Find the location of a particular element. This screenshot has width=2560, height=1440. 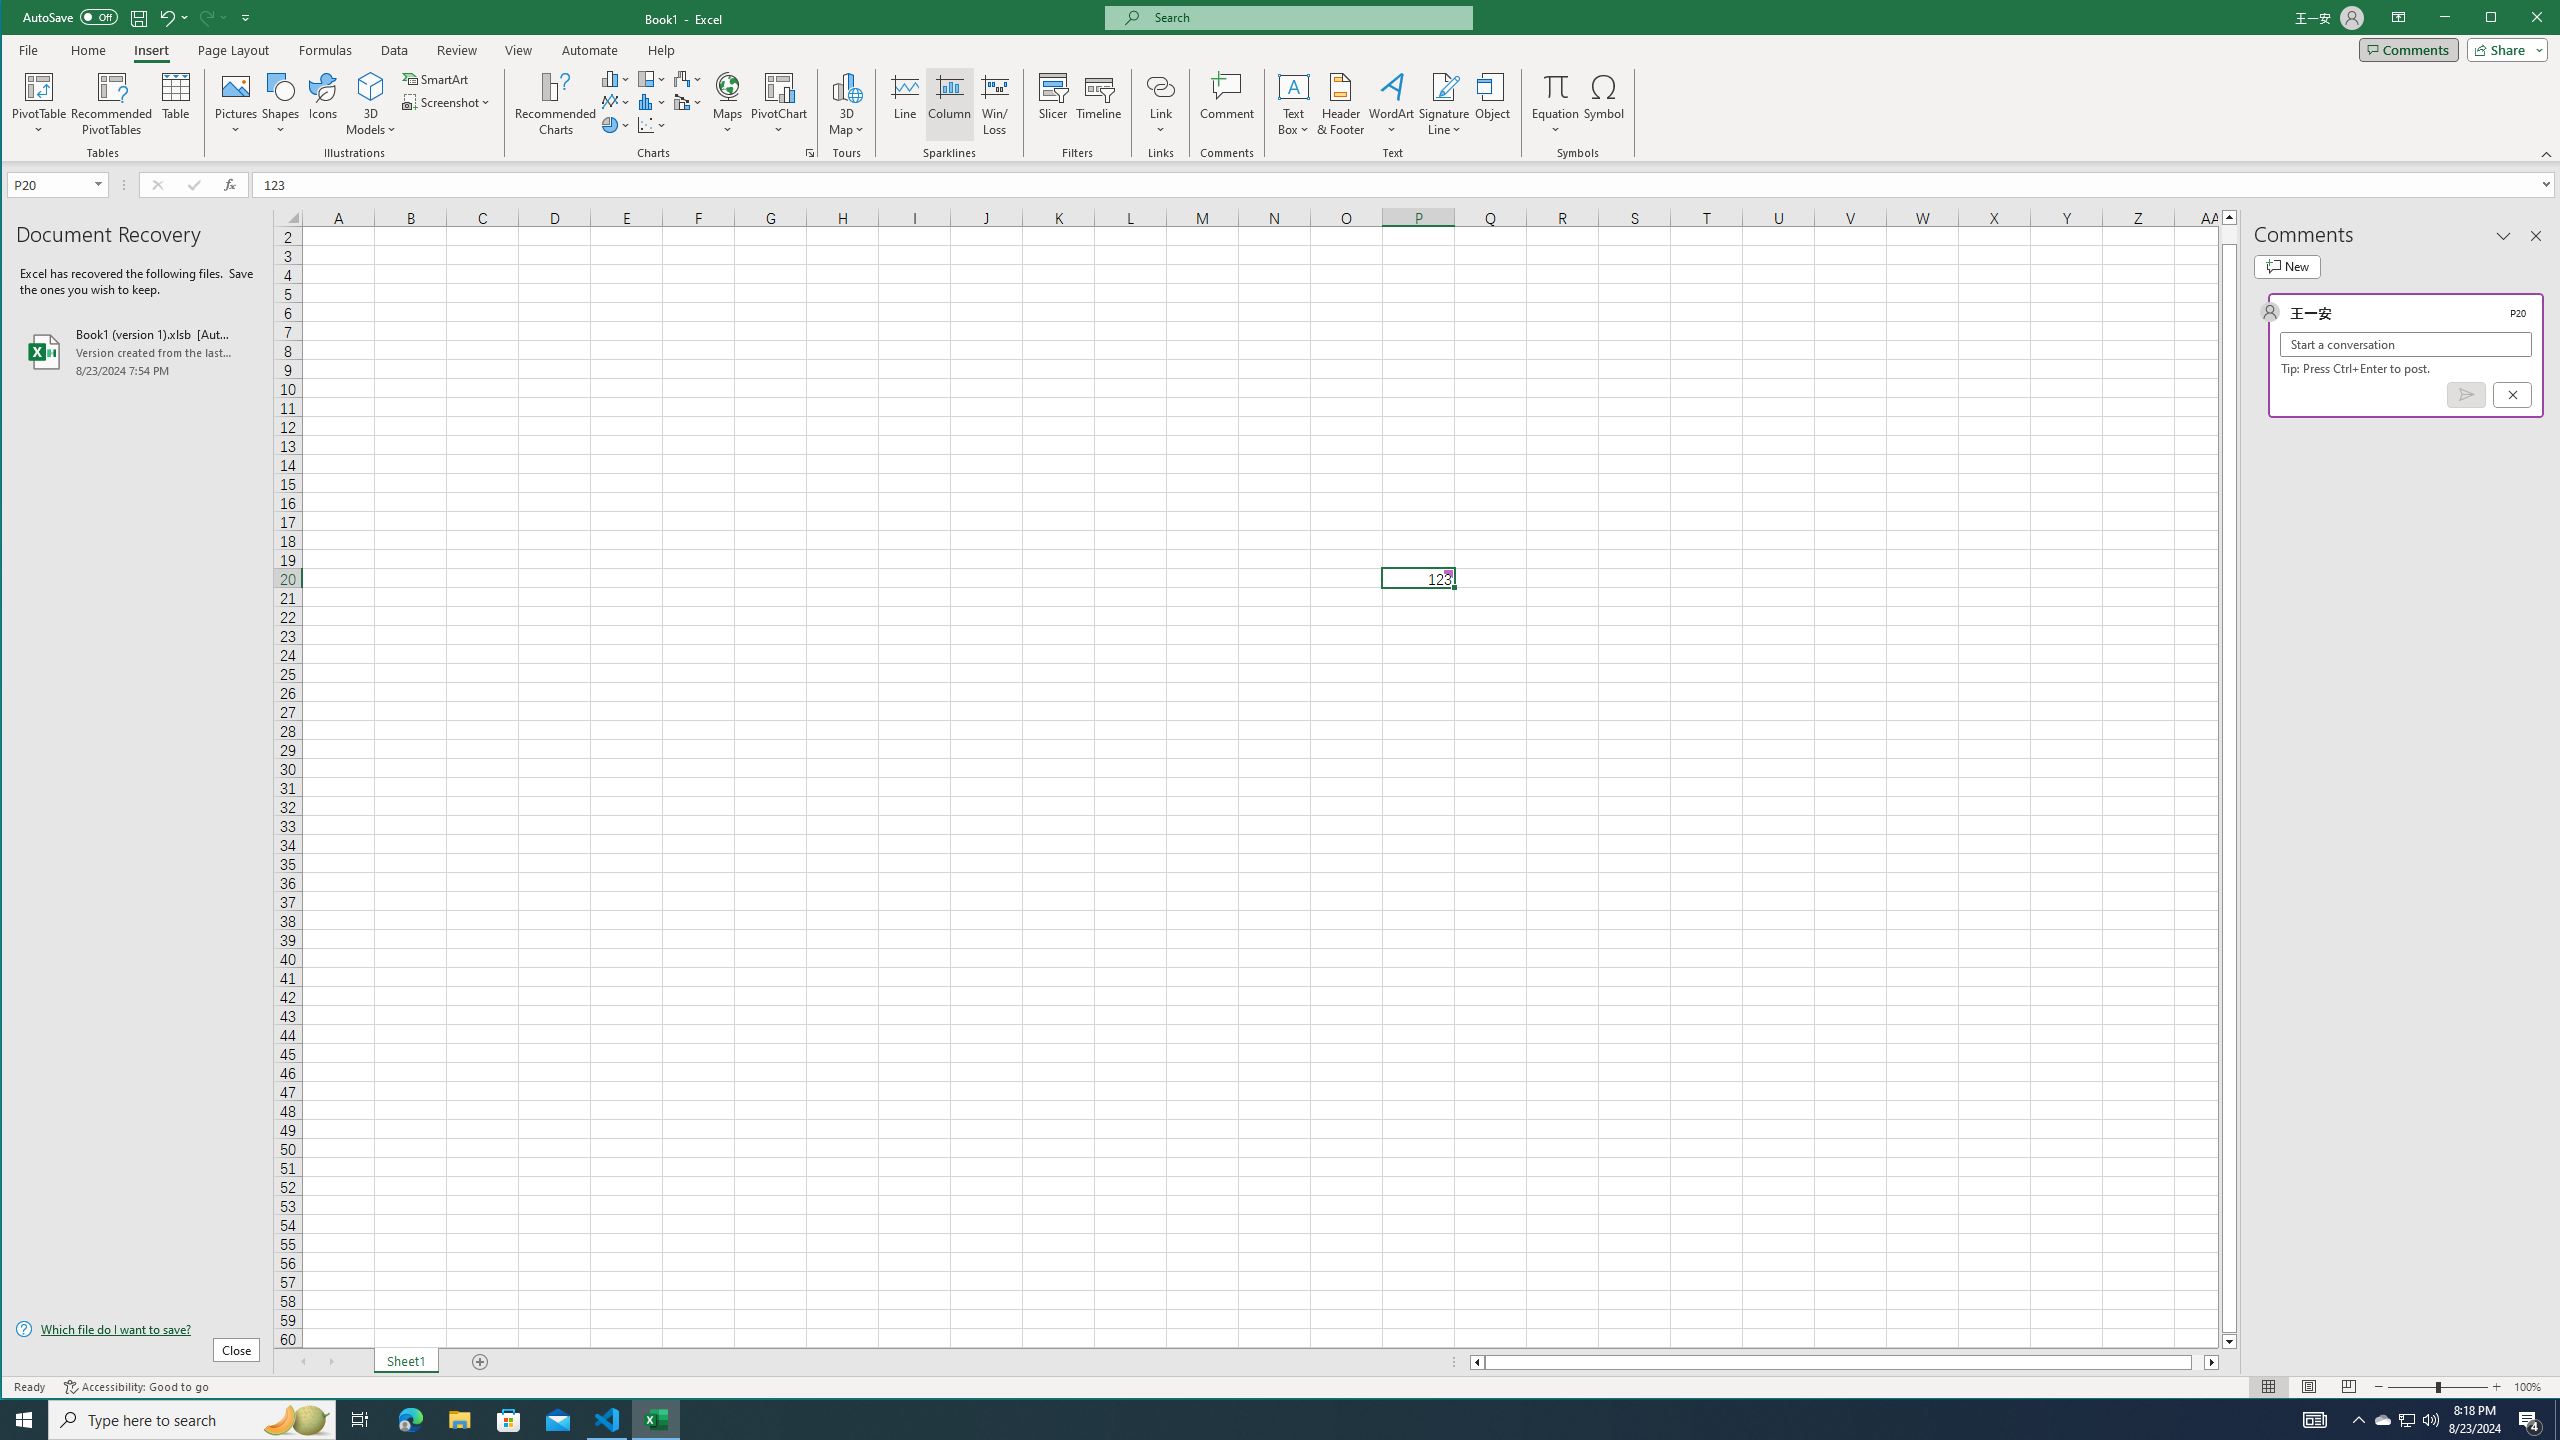

'Maps' is located at coordinates (727, 103).